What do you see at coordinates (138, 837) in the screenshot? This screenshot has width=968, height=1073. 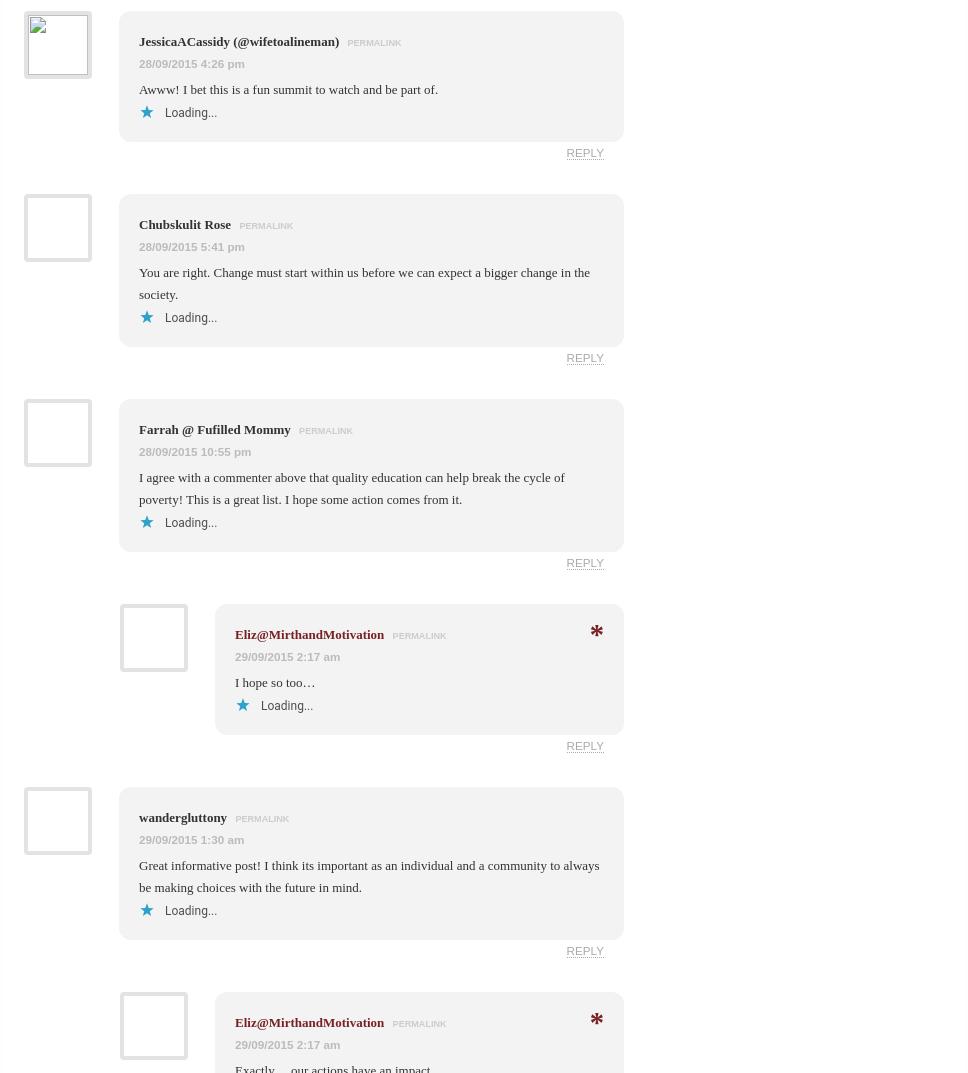 I see `'29/09/2015 1:30 am'` at bounding box center [138, 837].